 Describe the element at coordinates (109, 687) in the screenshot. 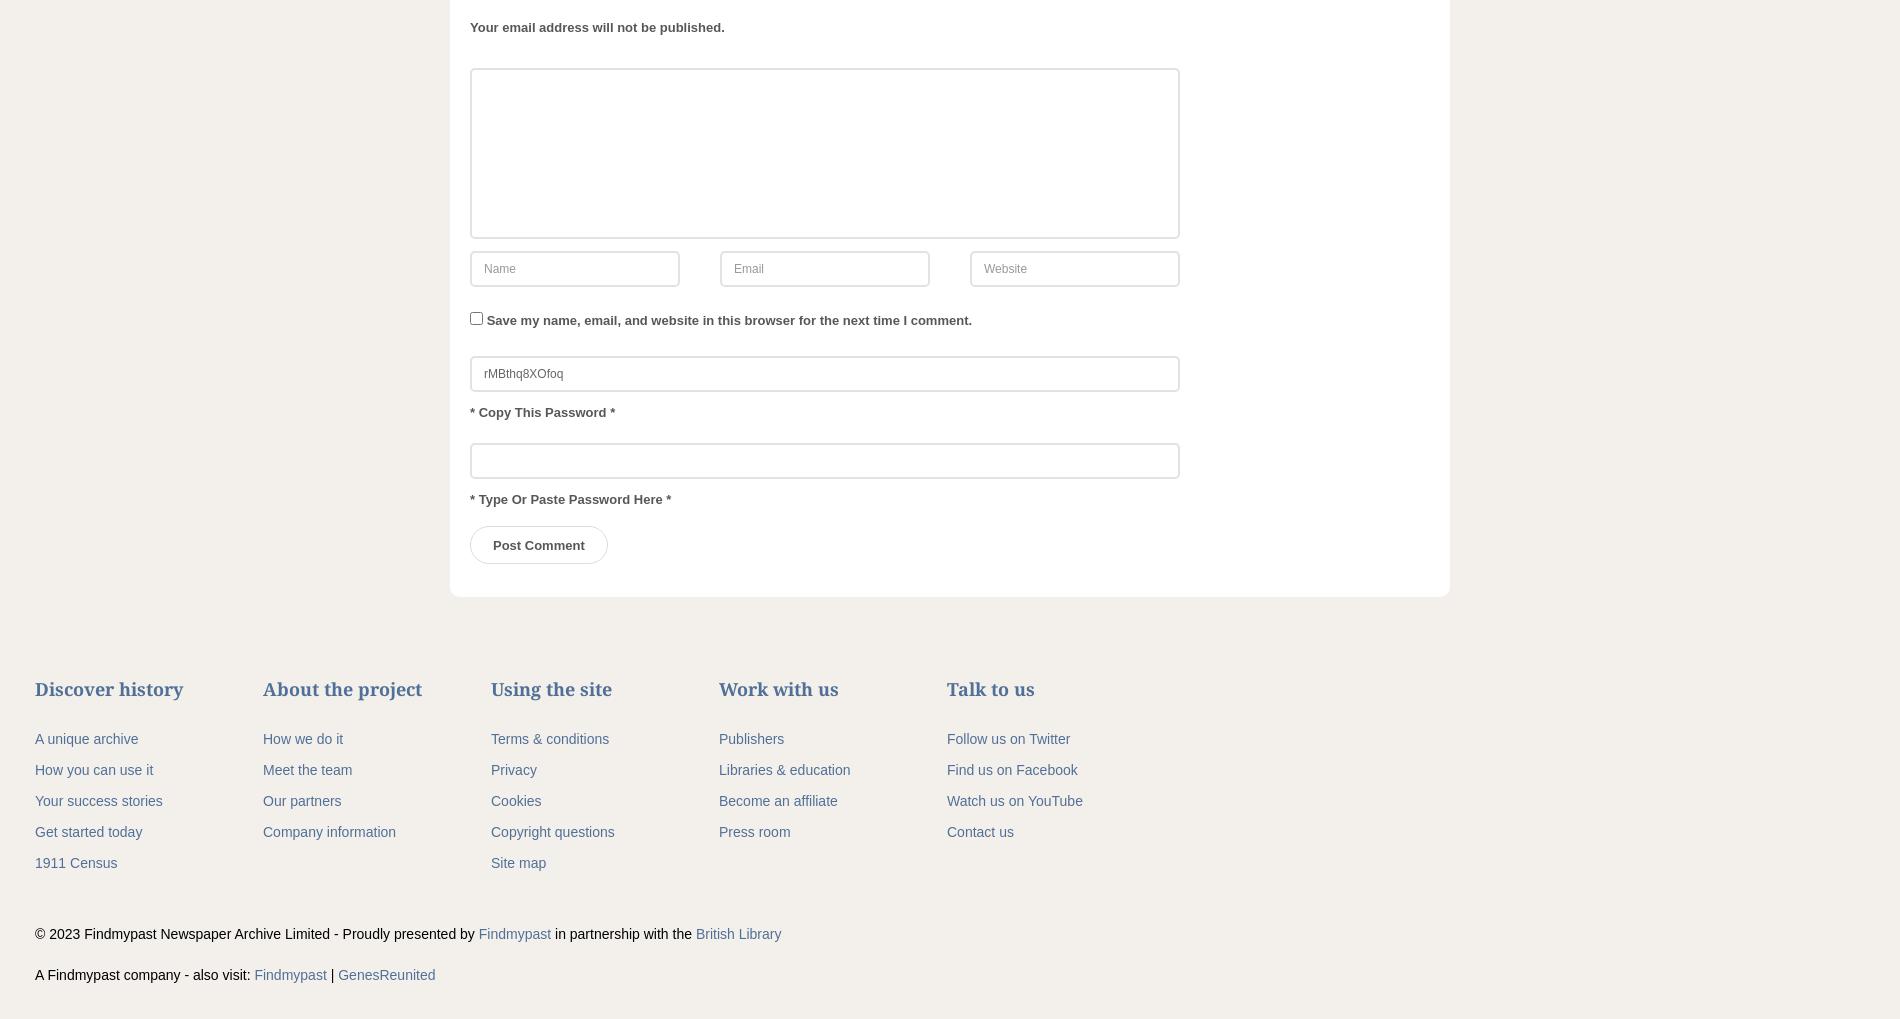

I see `'Discover history'` at that location.